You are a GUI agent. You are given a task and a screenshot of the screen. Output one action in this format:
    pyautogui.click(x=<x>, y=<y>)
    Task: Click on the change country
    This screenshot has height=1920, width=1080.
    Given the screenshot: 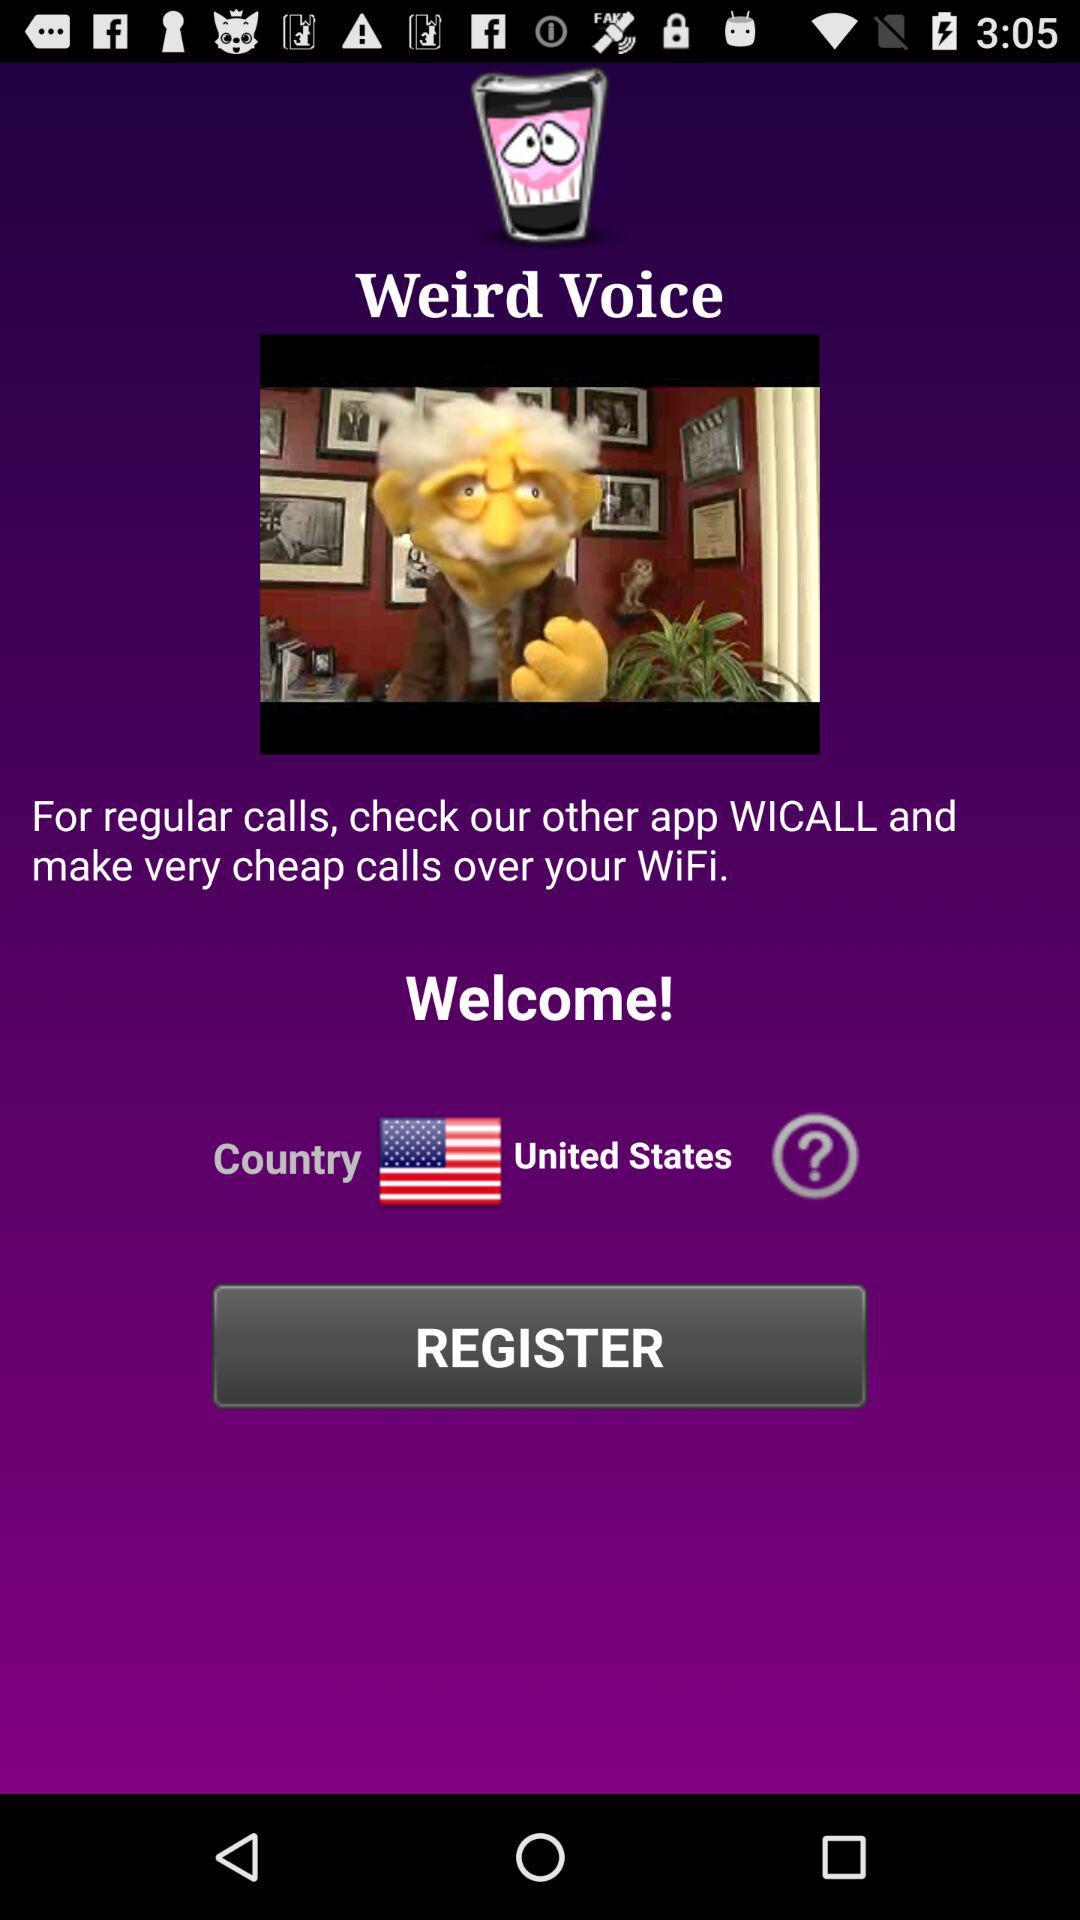 What is the action you would take?
    pyautogui.click(x=439, y=1162)
    